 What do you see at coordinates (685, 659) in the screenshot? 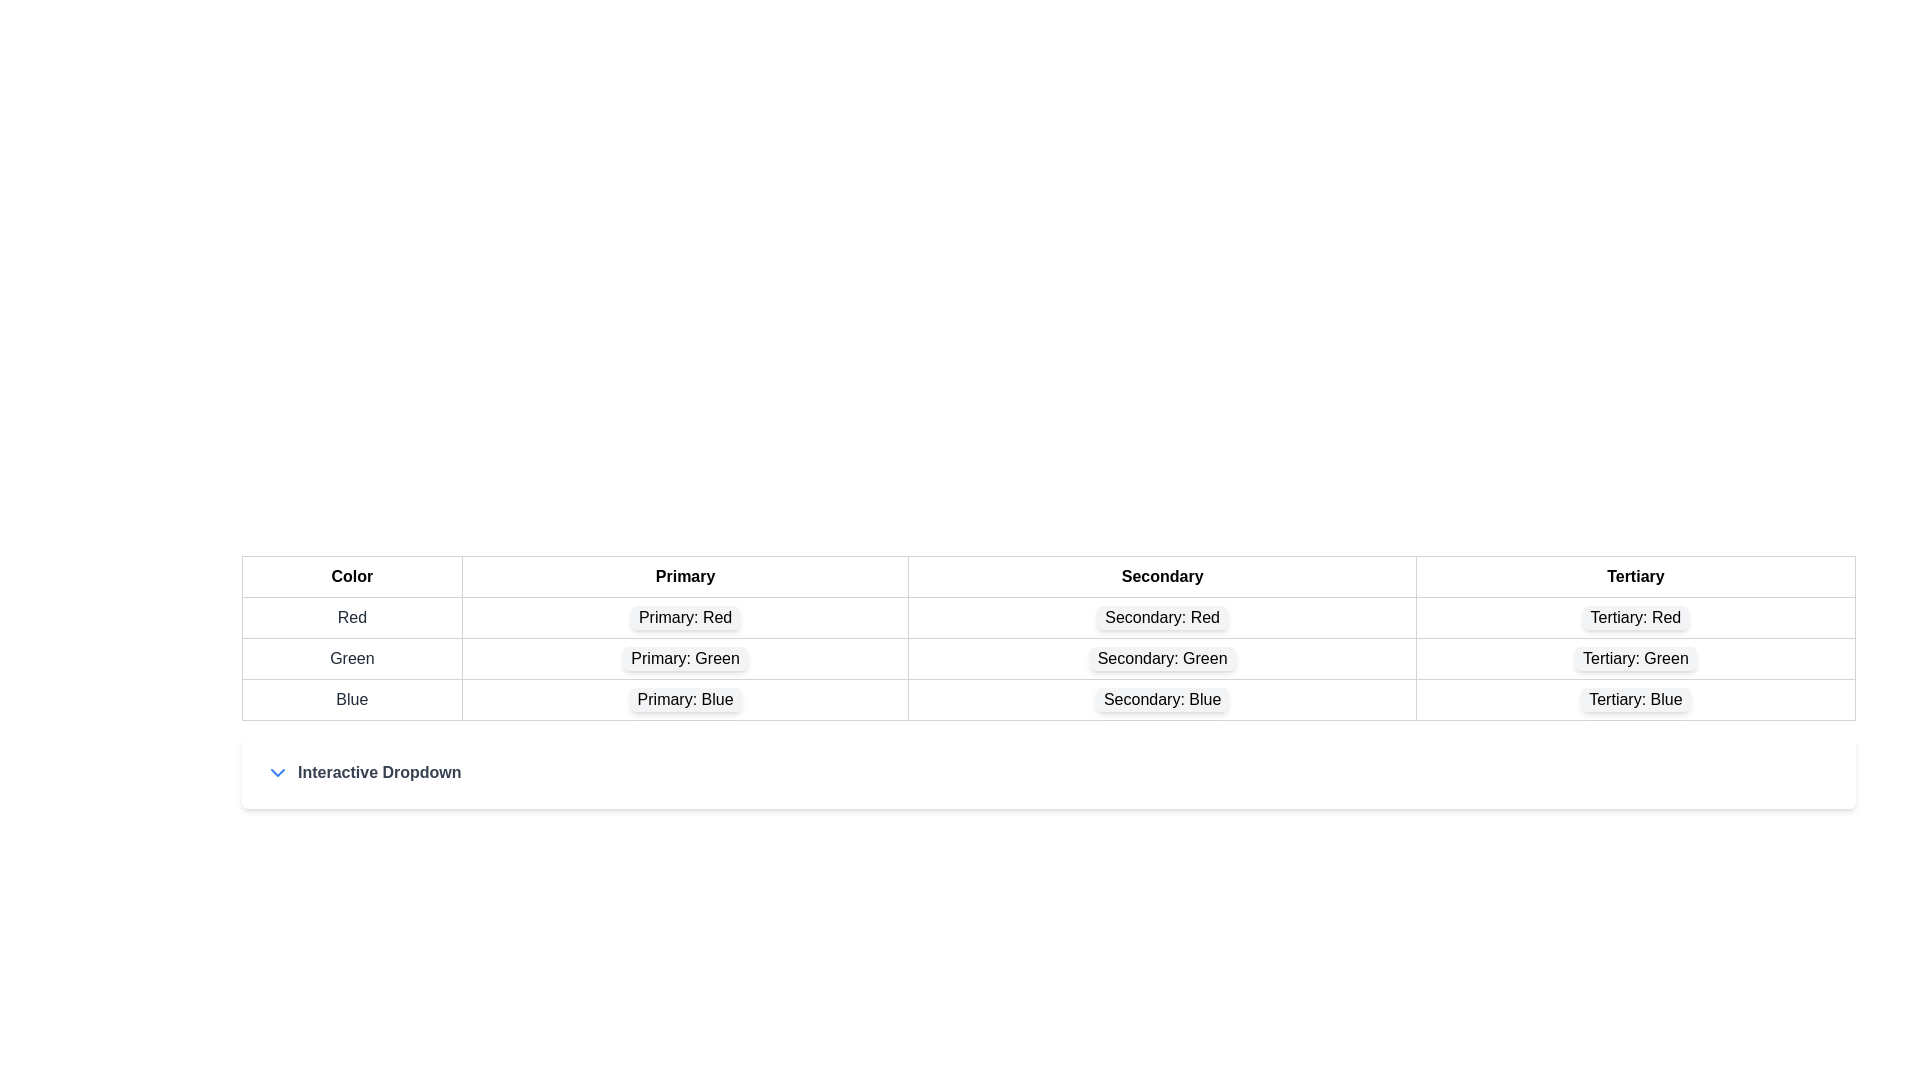
I see `the Text Label indicating the primary color category for the 'Green' color row in the table, located in the second column of the second row under the 'Primary' header` at bounding box center [685, 659].